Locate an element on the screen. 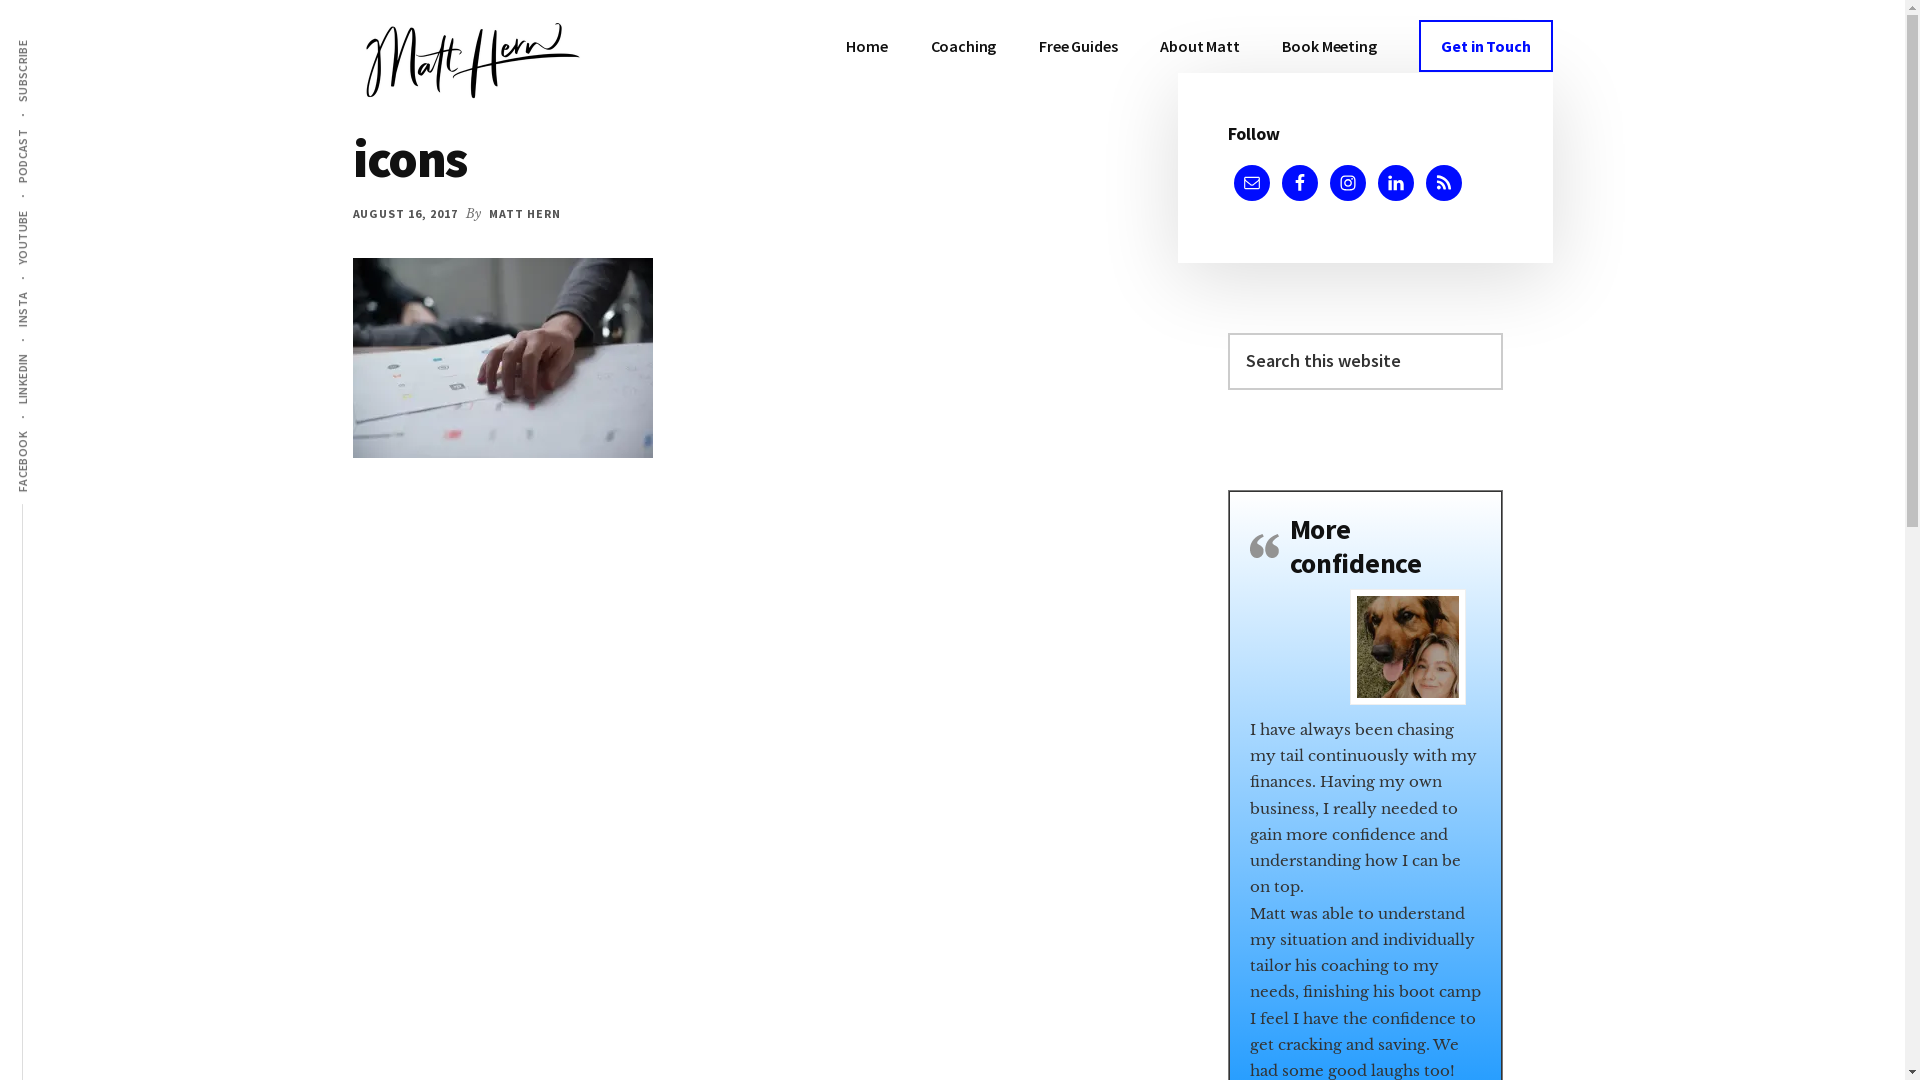 Image resolution: width=1920 pixels, height=1080 pixels. 'Search' is located at coordinates (1502, 331).